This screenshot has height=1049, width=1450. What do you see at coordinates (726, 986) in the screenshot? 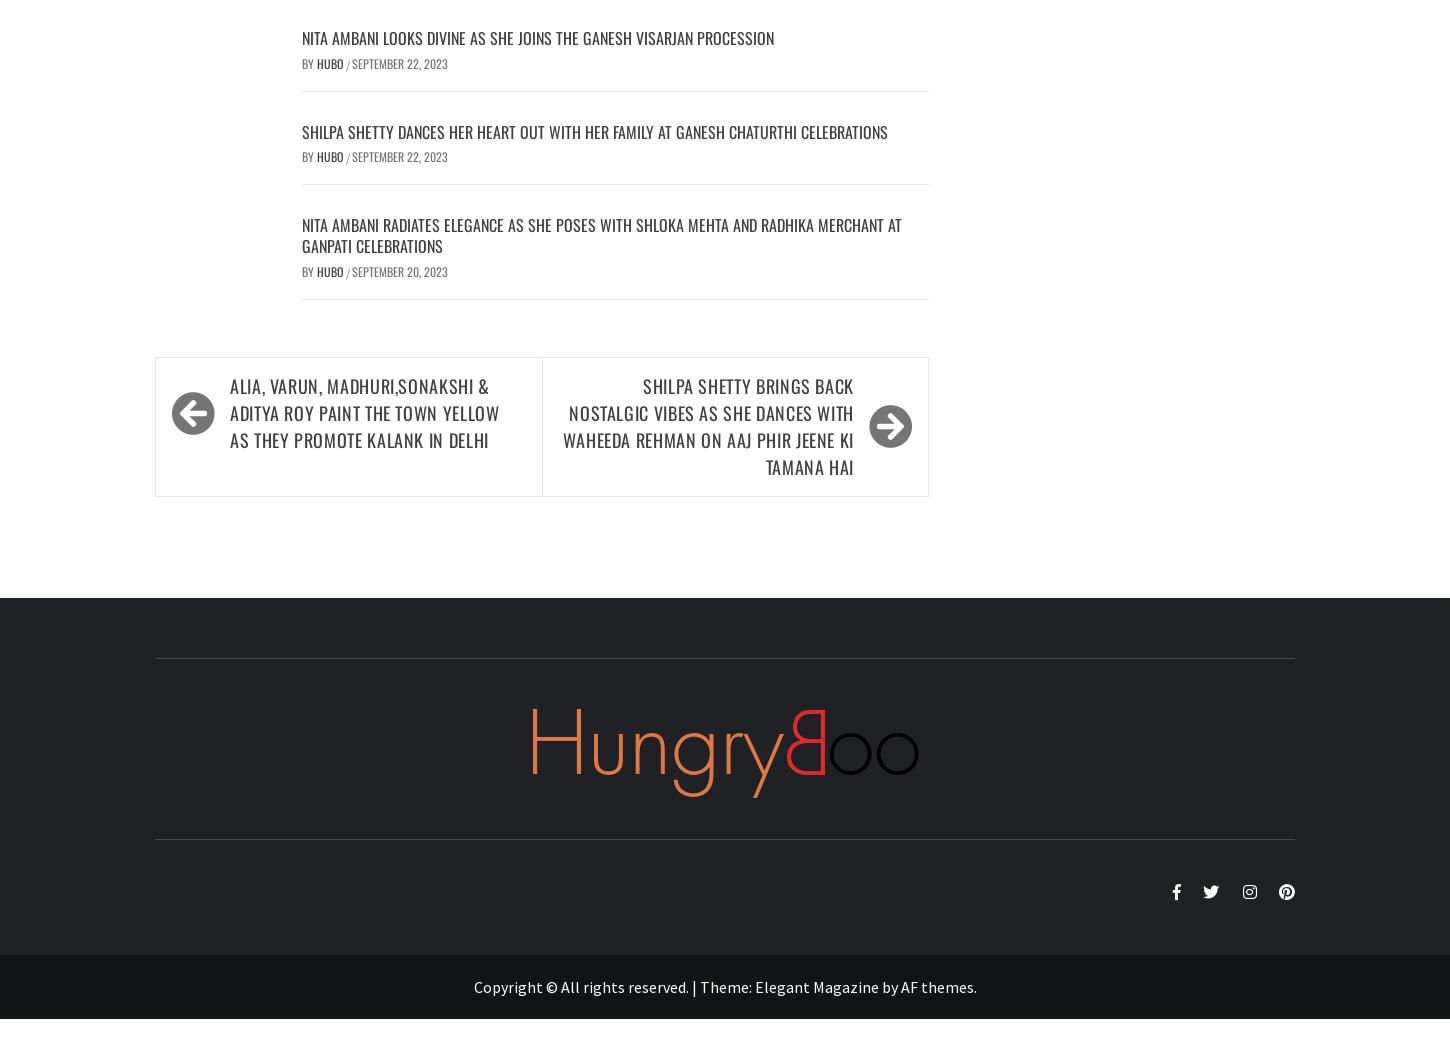
I see `'Theme:'` at bounding box center [726, 986].